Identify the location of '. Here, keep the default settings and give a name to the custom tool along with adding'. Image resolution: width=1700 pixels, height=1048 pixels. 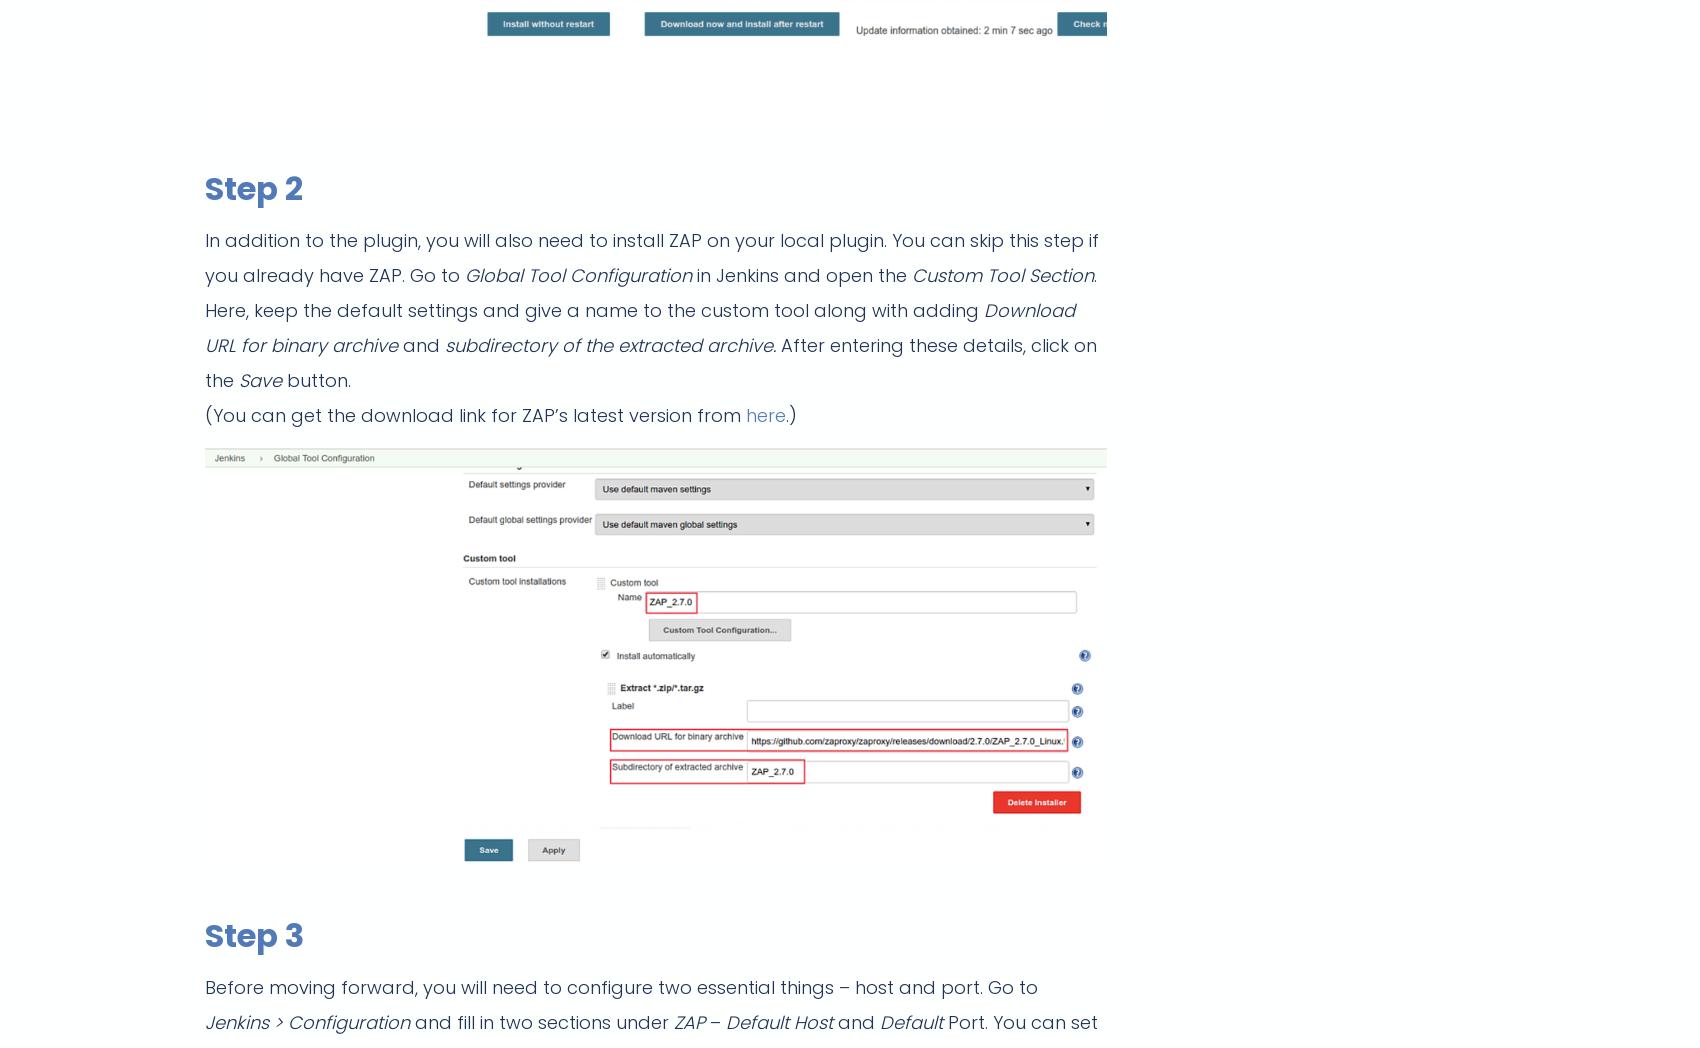
(650, 292).